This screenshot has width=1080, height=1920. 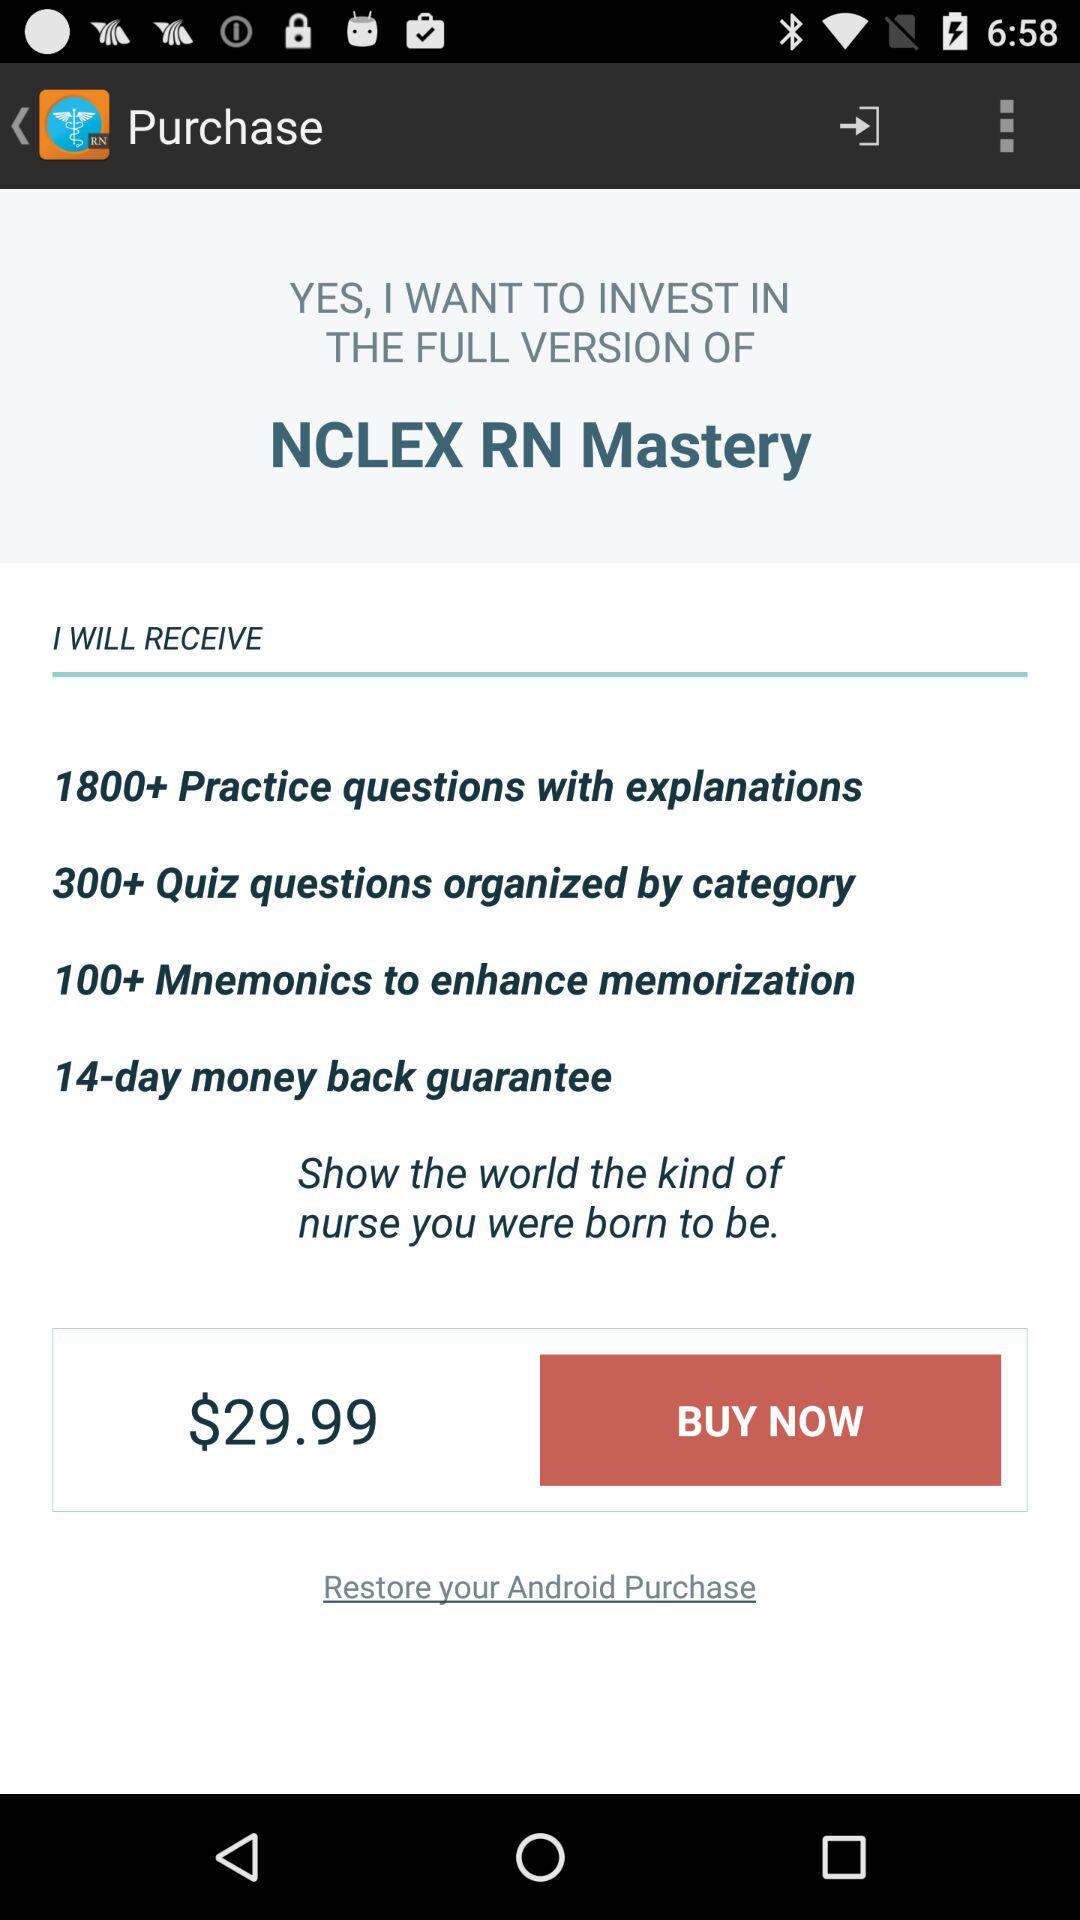 I want to click on the item next to the purchase item, so click(x=858, y=124).